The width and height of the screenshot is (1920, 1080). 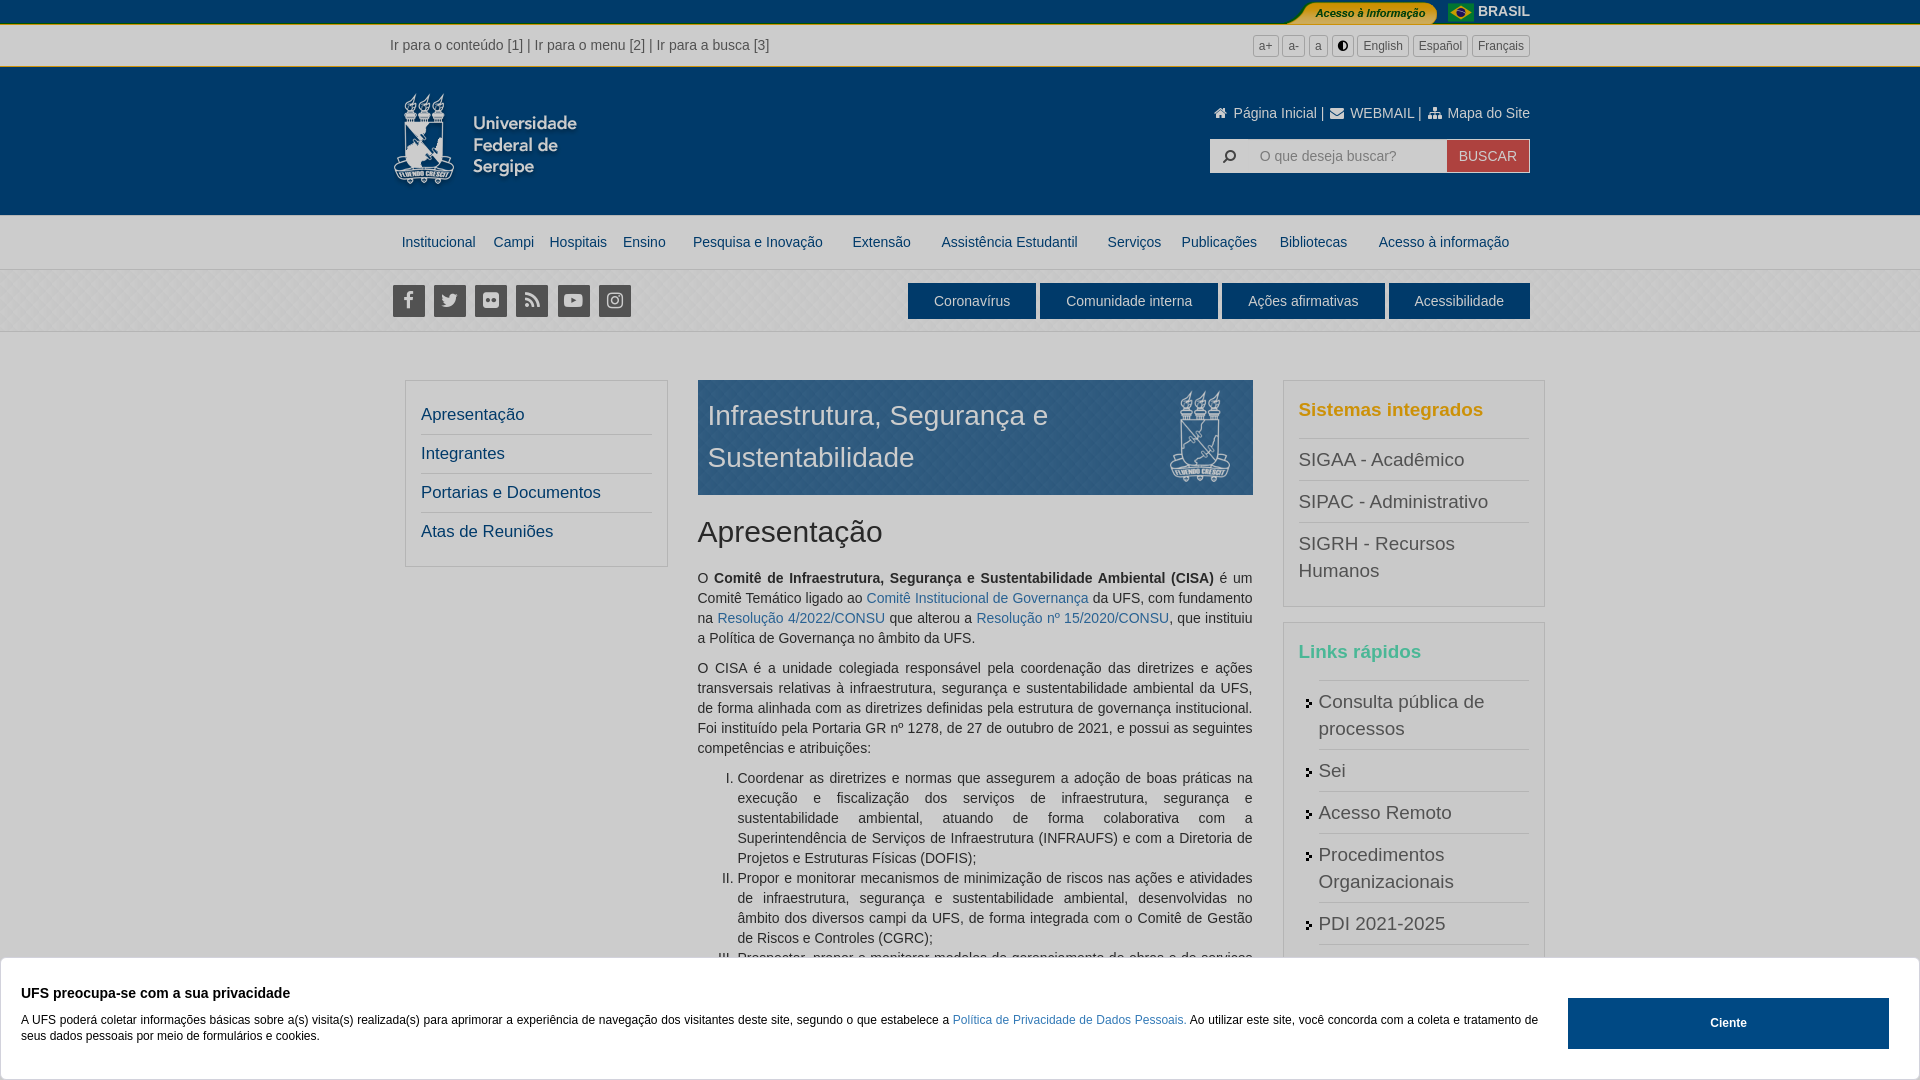 What do you see at coordinates (576, 241) in the screenshot?
I see `'Hospitais'` at bounding box center [576, 241].